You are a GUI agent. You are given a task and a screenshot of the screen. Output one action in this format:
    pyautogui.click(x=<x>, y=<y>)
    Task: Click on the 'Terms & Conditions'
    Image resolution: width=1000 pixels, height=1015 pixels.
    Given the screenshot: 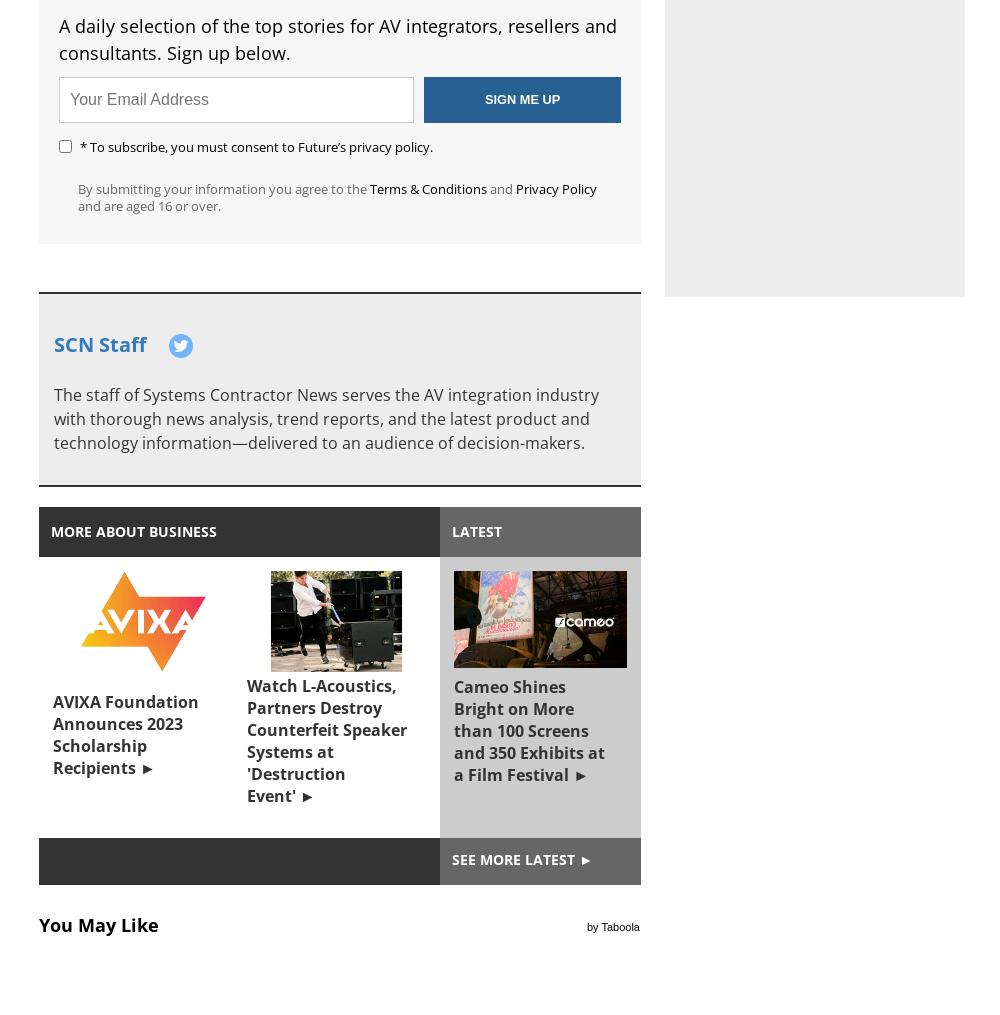 What is the action you would take?
    pyautogui.click(x=428, y=186)
    